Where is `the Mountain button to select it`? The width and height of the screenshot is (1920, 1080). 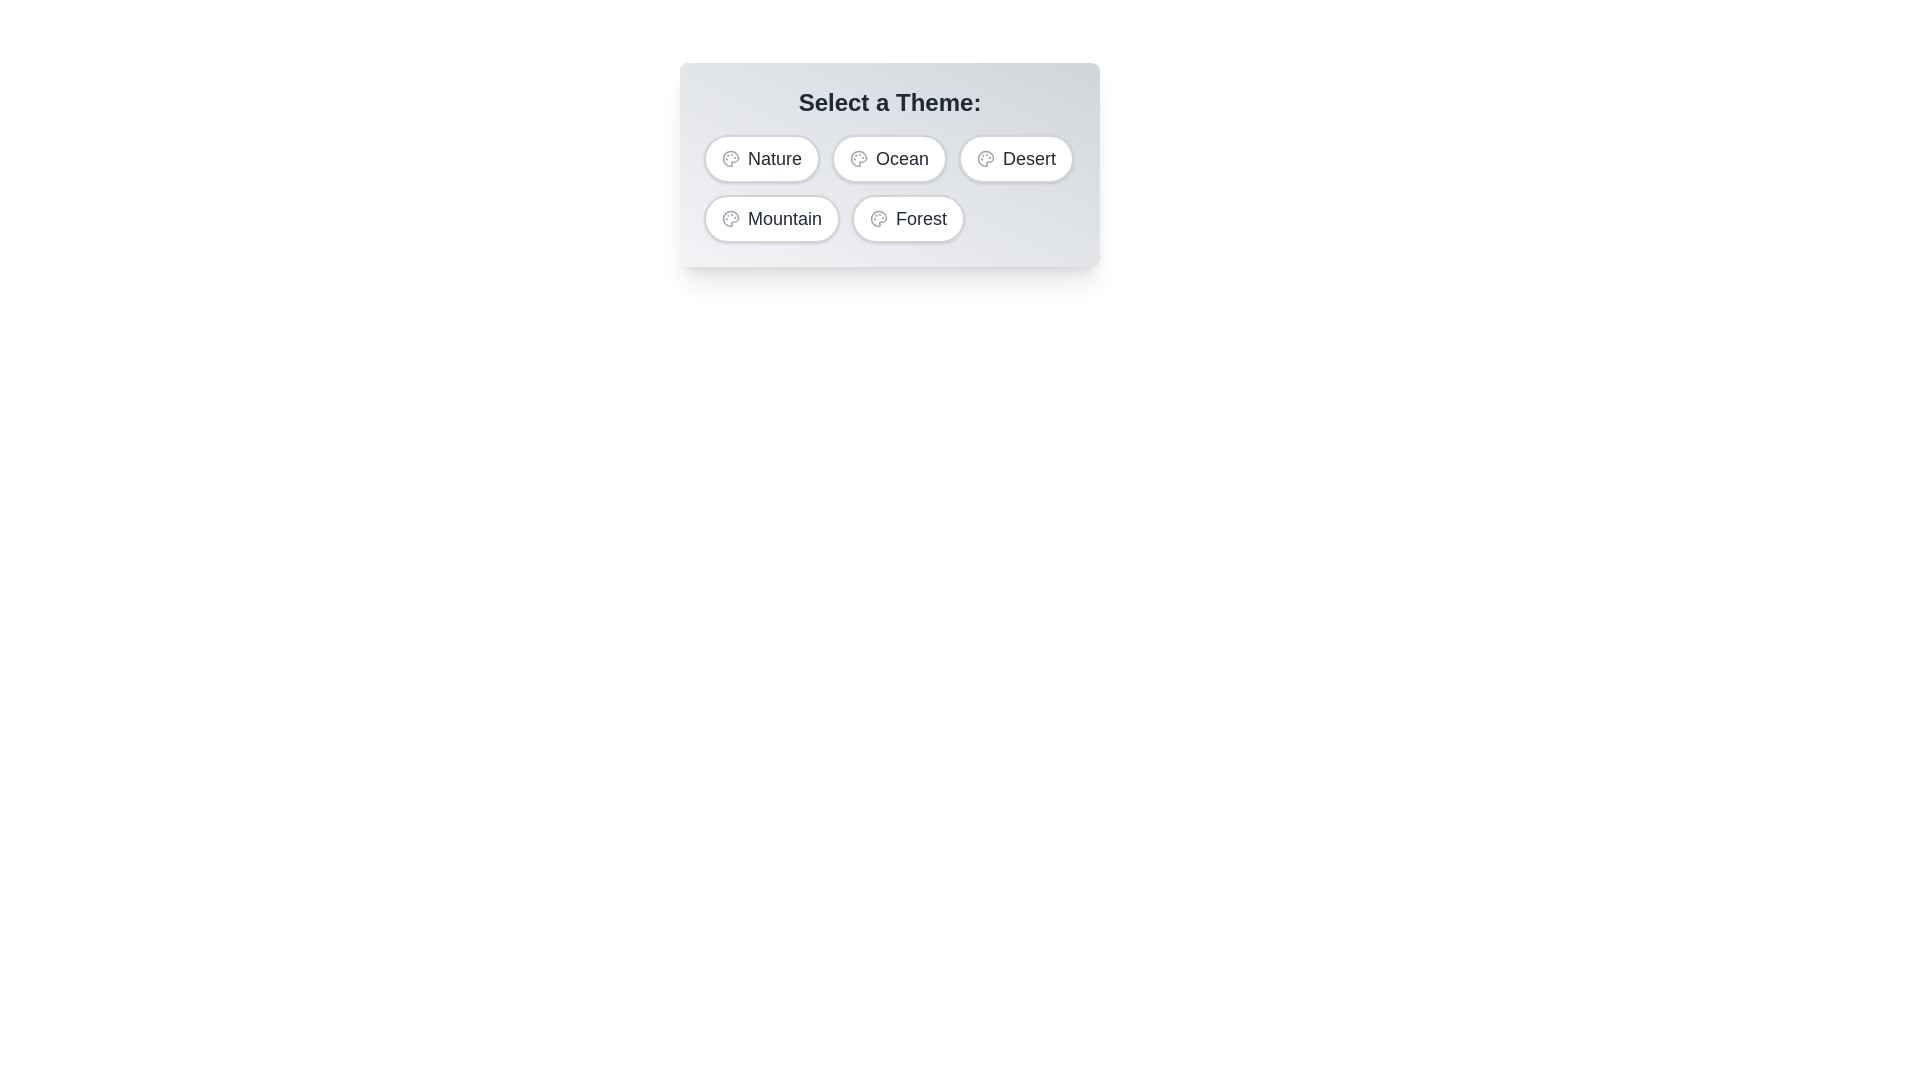
the Mountain button to select it is located at coordinates (771, 219).